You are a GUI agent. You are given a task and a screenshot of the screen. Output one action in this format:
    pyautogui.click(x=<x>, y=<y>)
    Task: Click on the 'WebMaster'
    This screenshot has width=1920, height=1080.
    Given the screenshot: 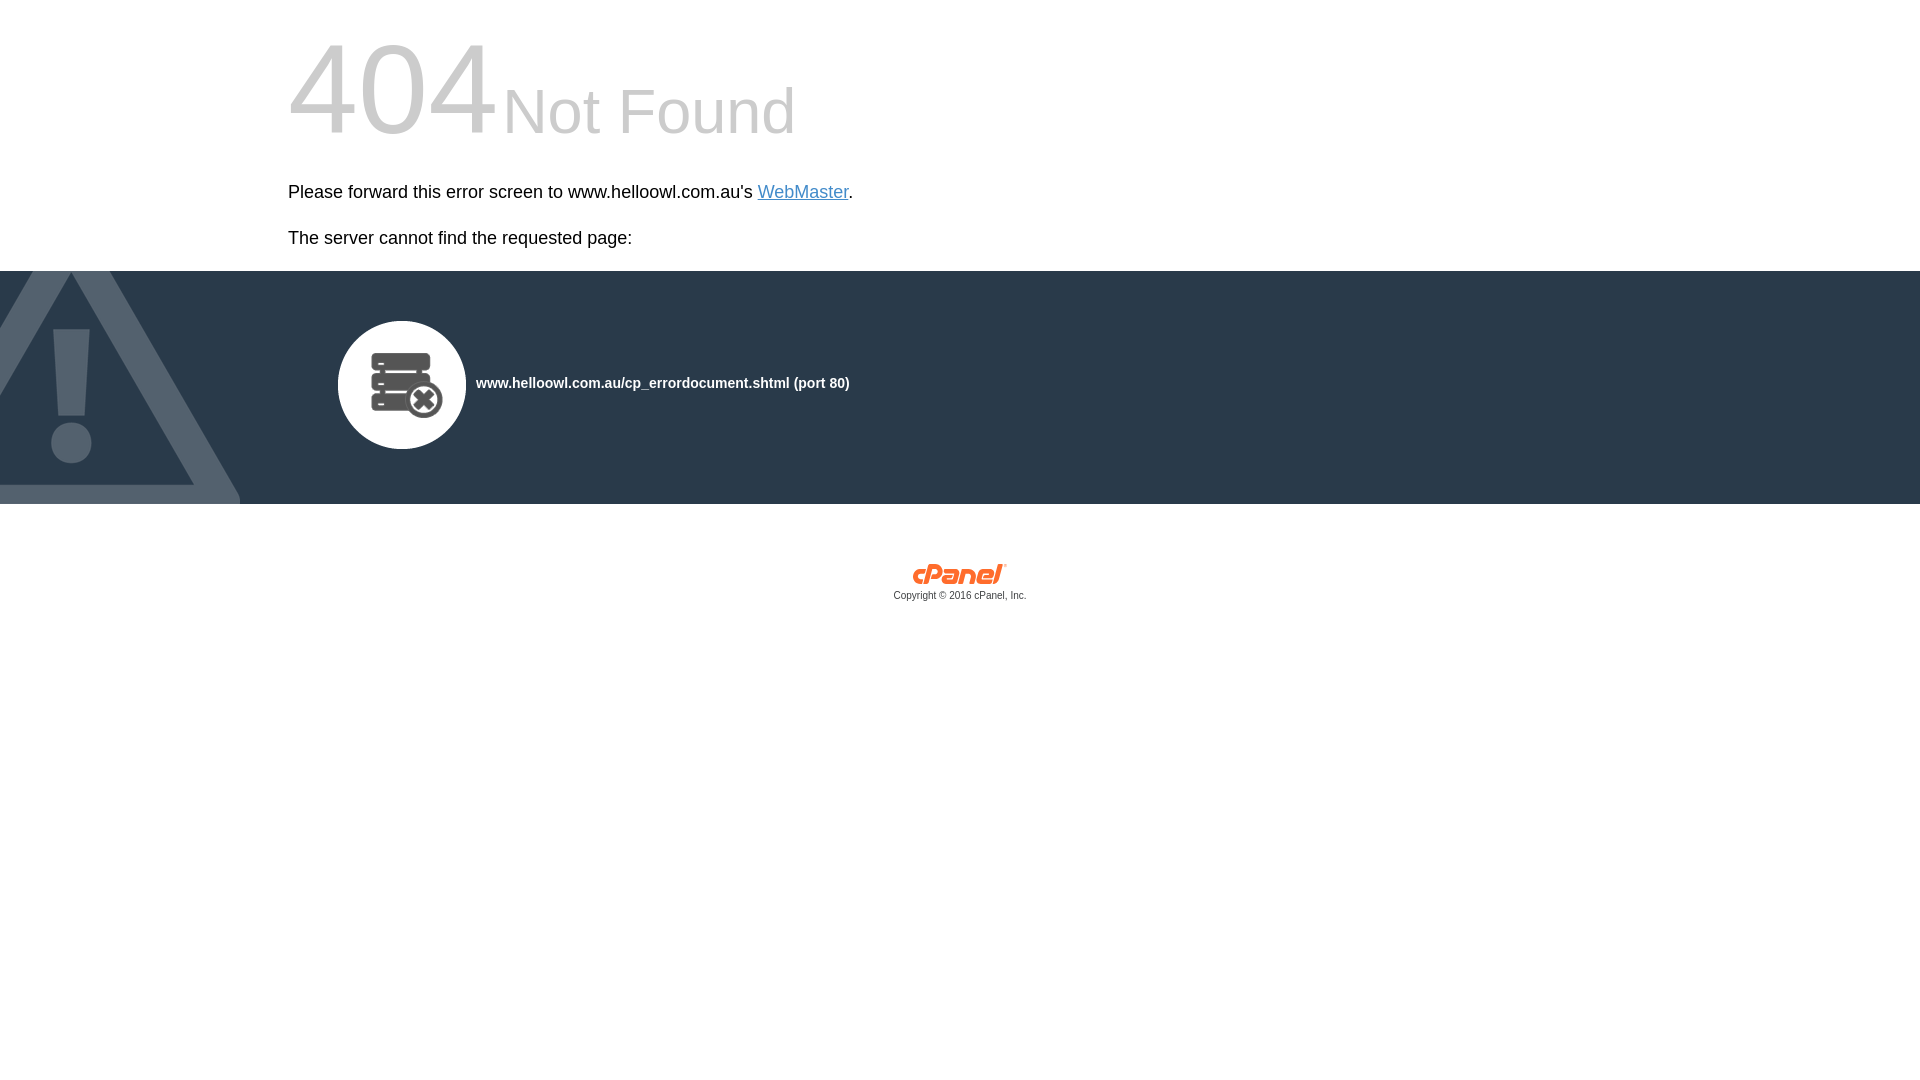 What is the action you would take?
    pyautogui.click(x=803, y=192)
    